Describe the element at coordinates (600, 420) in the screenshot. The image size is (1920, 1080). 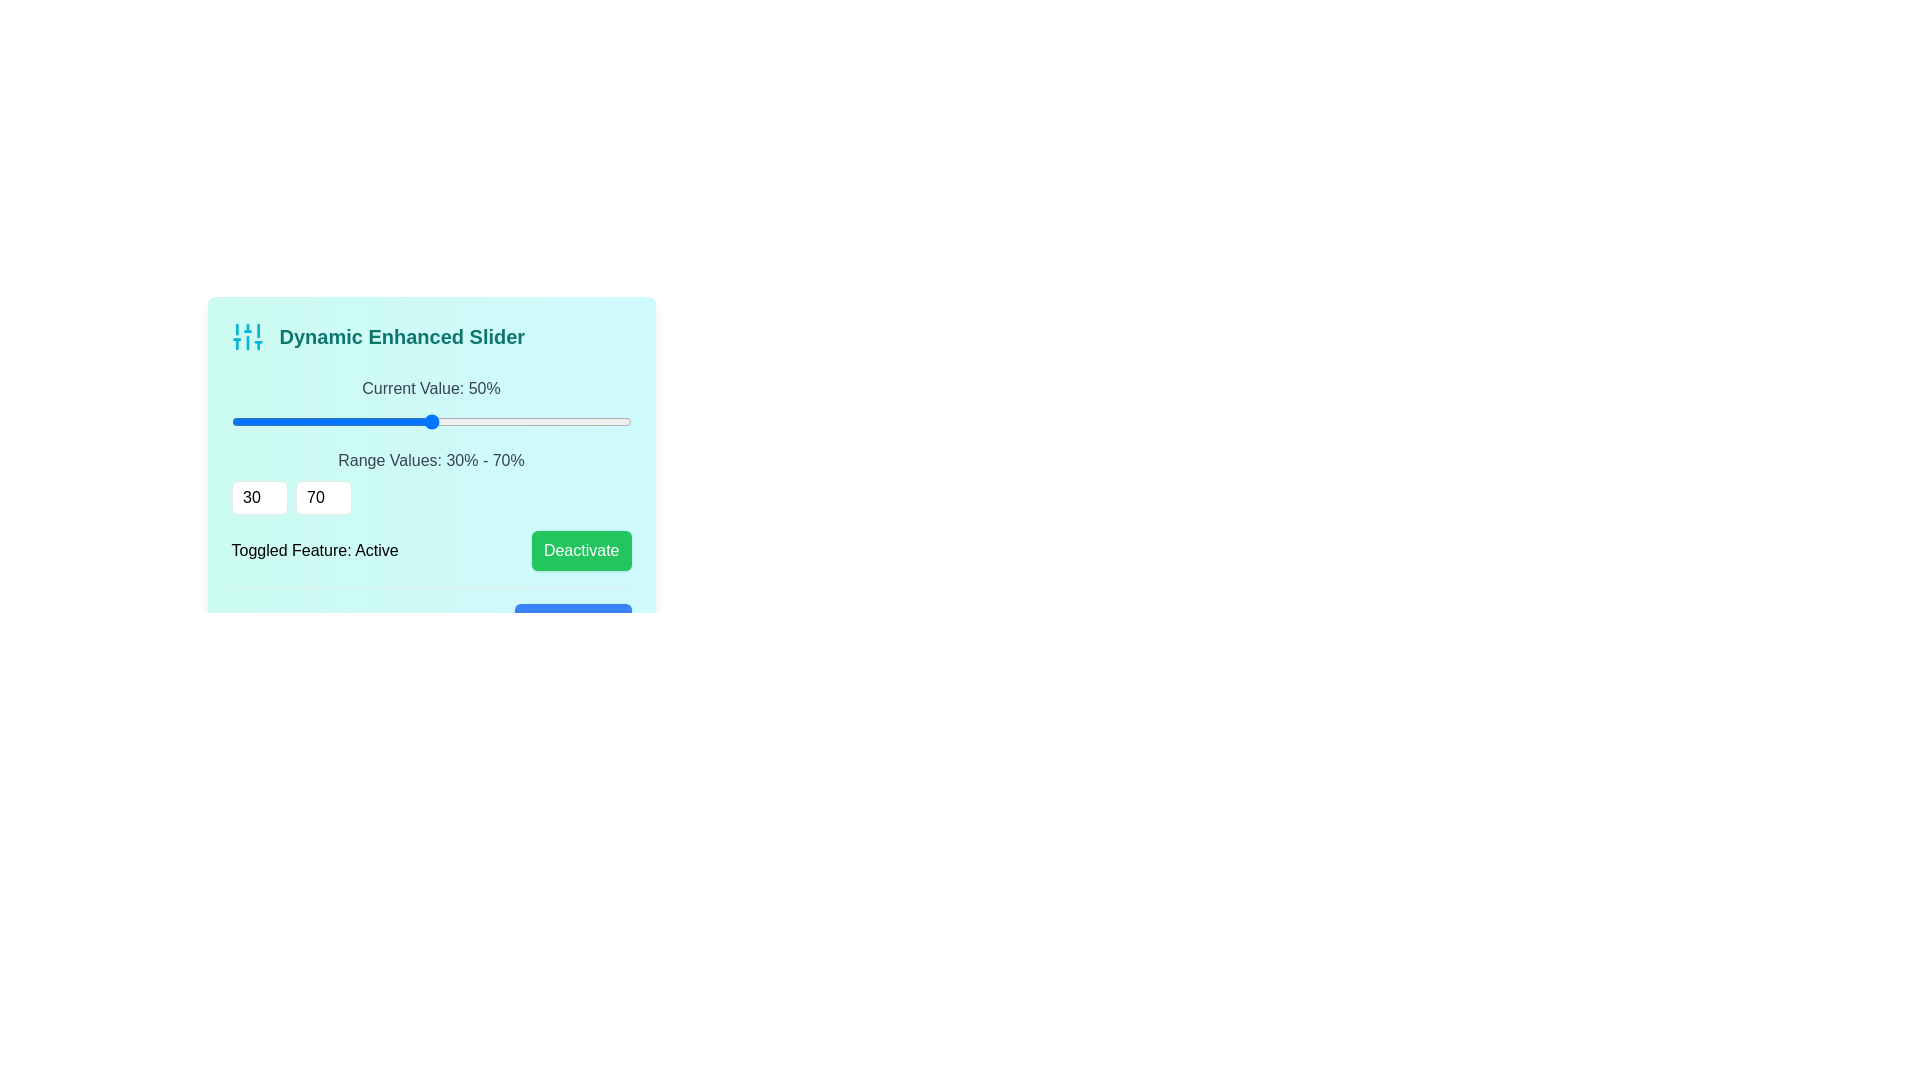
I see `the slider` at that location.